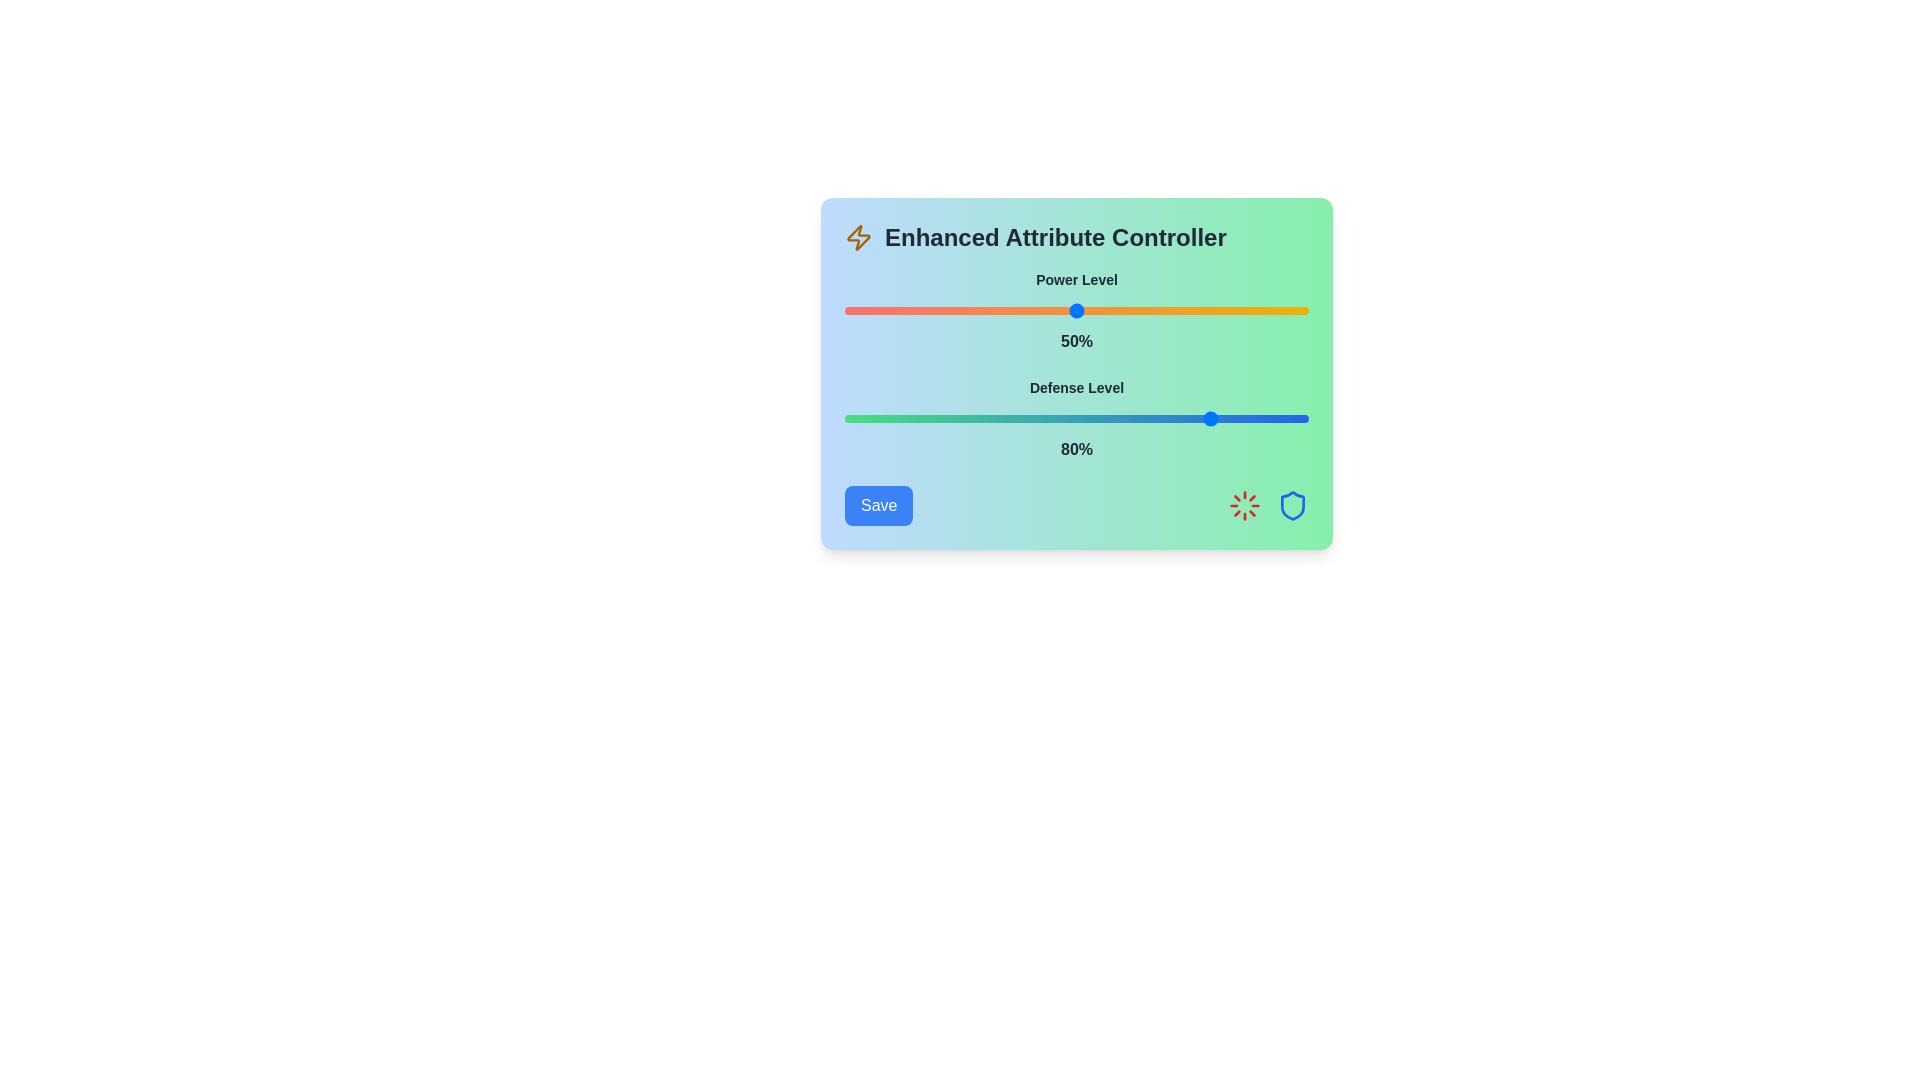  What do you see at coordinates (918, 418) in the screenshot?
I see `the Defense Level slider to 16%` at bounding box center [918, 418].